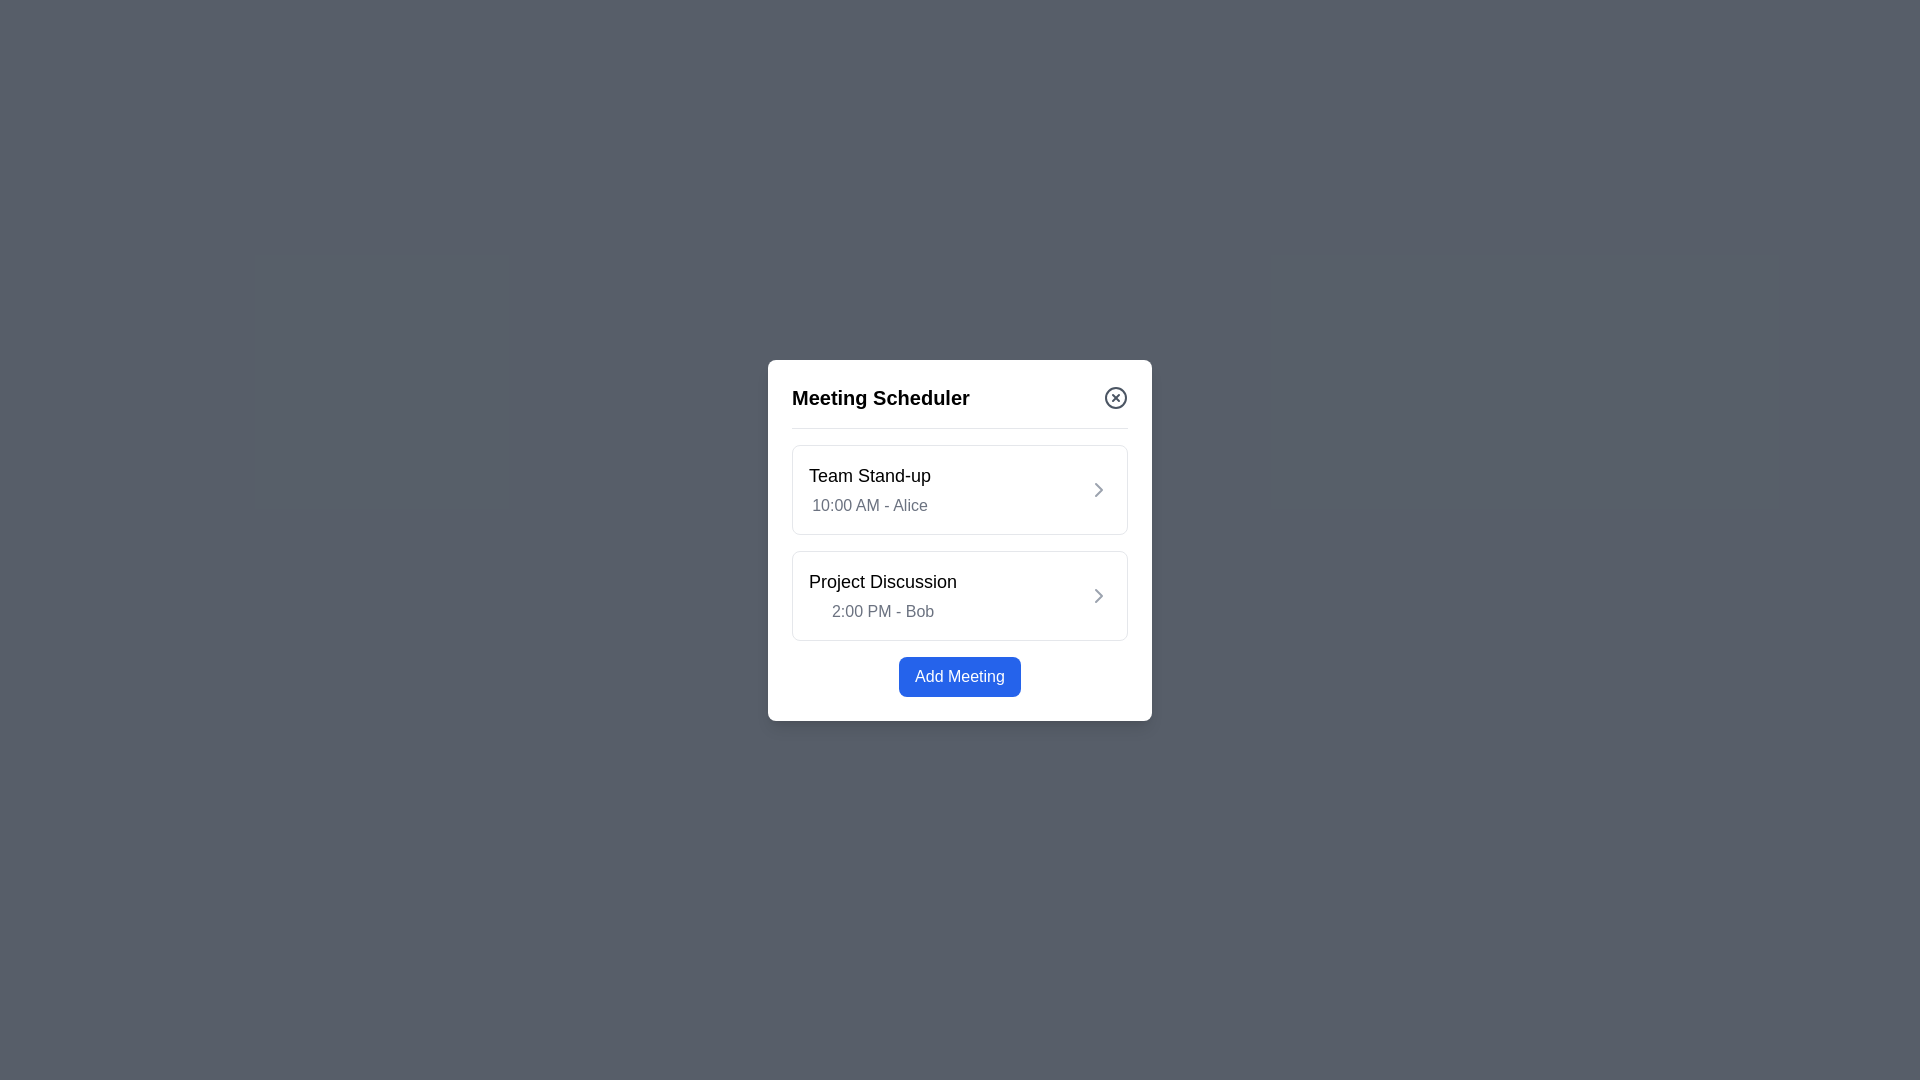 The image size is (1920, 1080). What do you see at coordinates (869, 475) in the screenshot?
I see `the title text label for the scheduled meeting located in the first section of the meeting list under the 'Meeting Scheduler' header` at bounding box center [869, 475].